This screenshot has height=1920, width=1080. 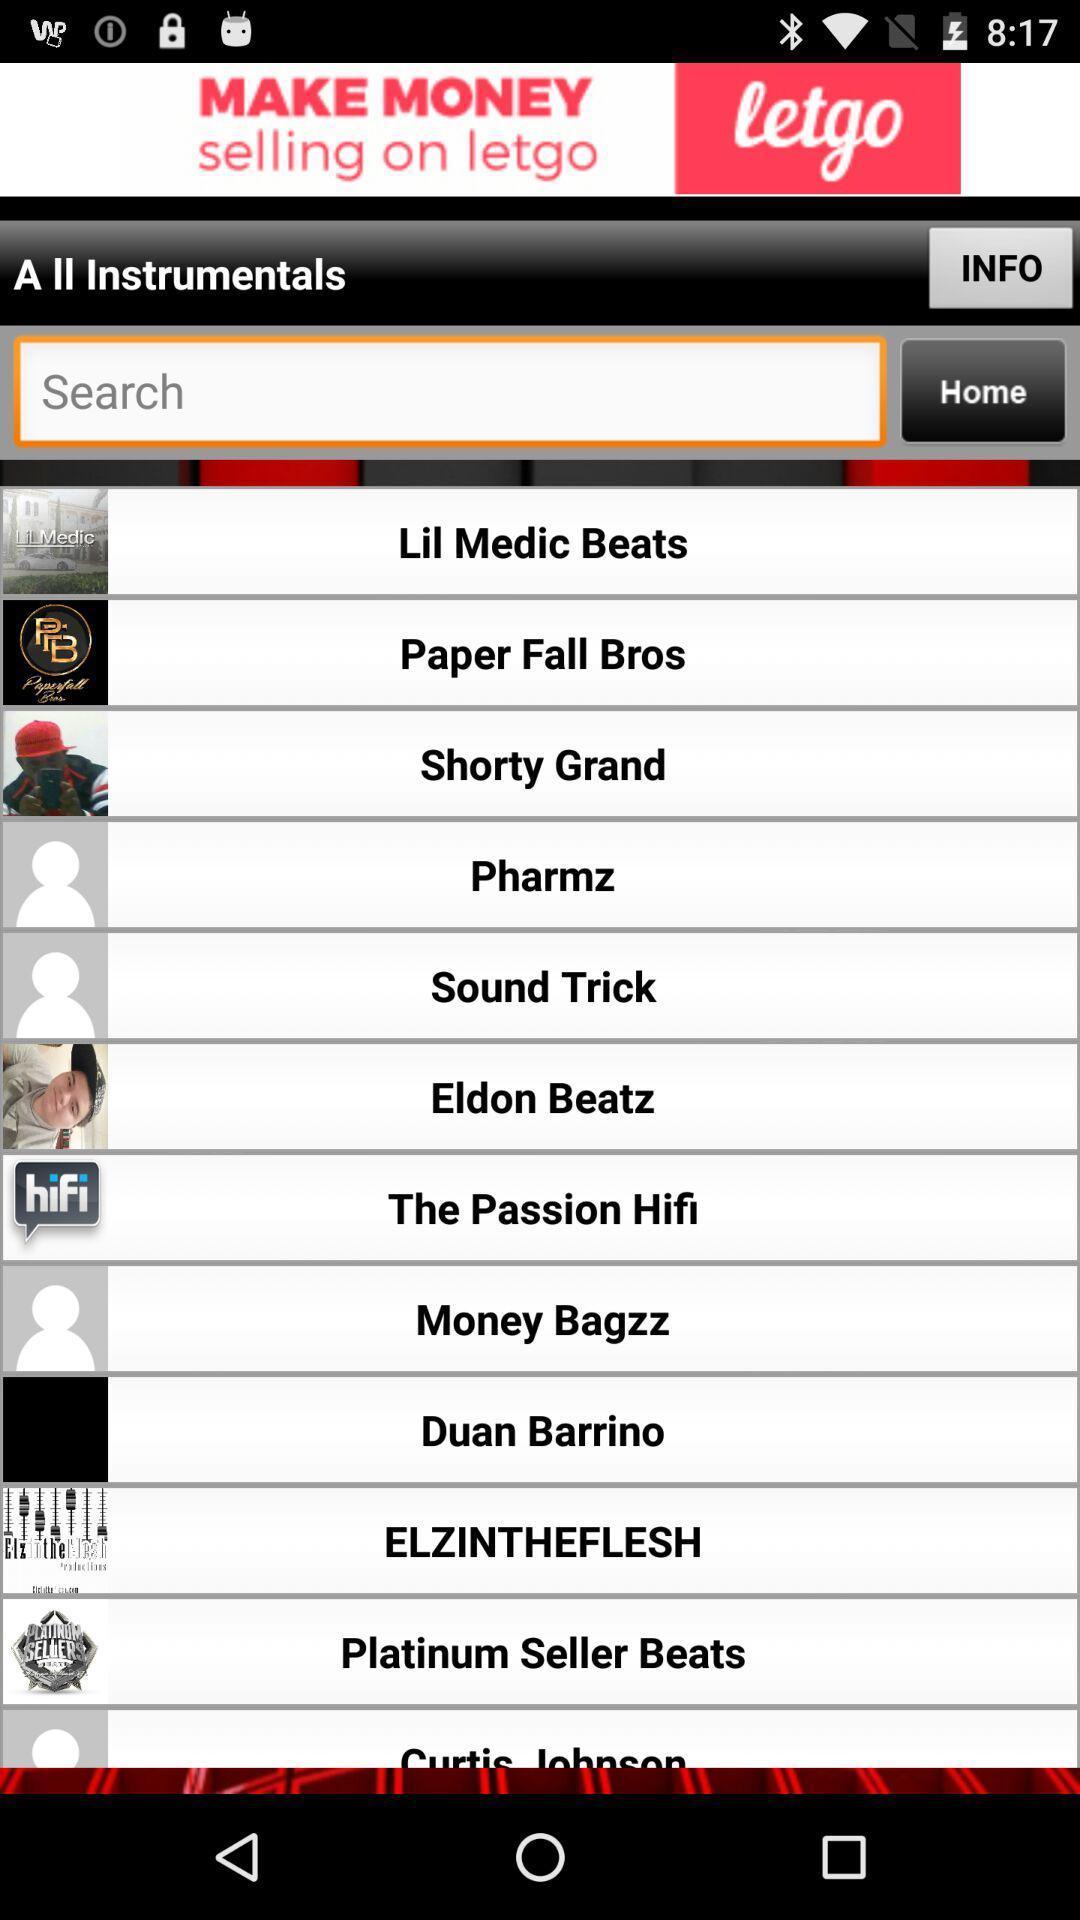 I want to click on links to advertisement, so click(x=540, y=128).